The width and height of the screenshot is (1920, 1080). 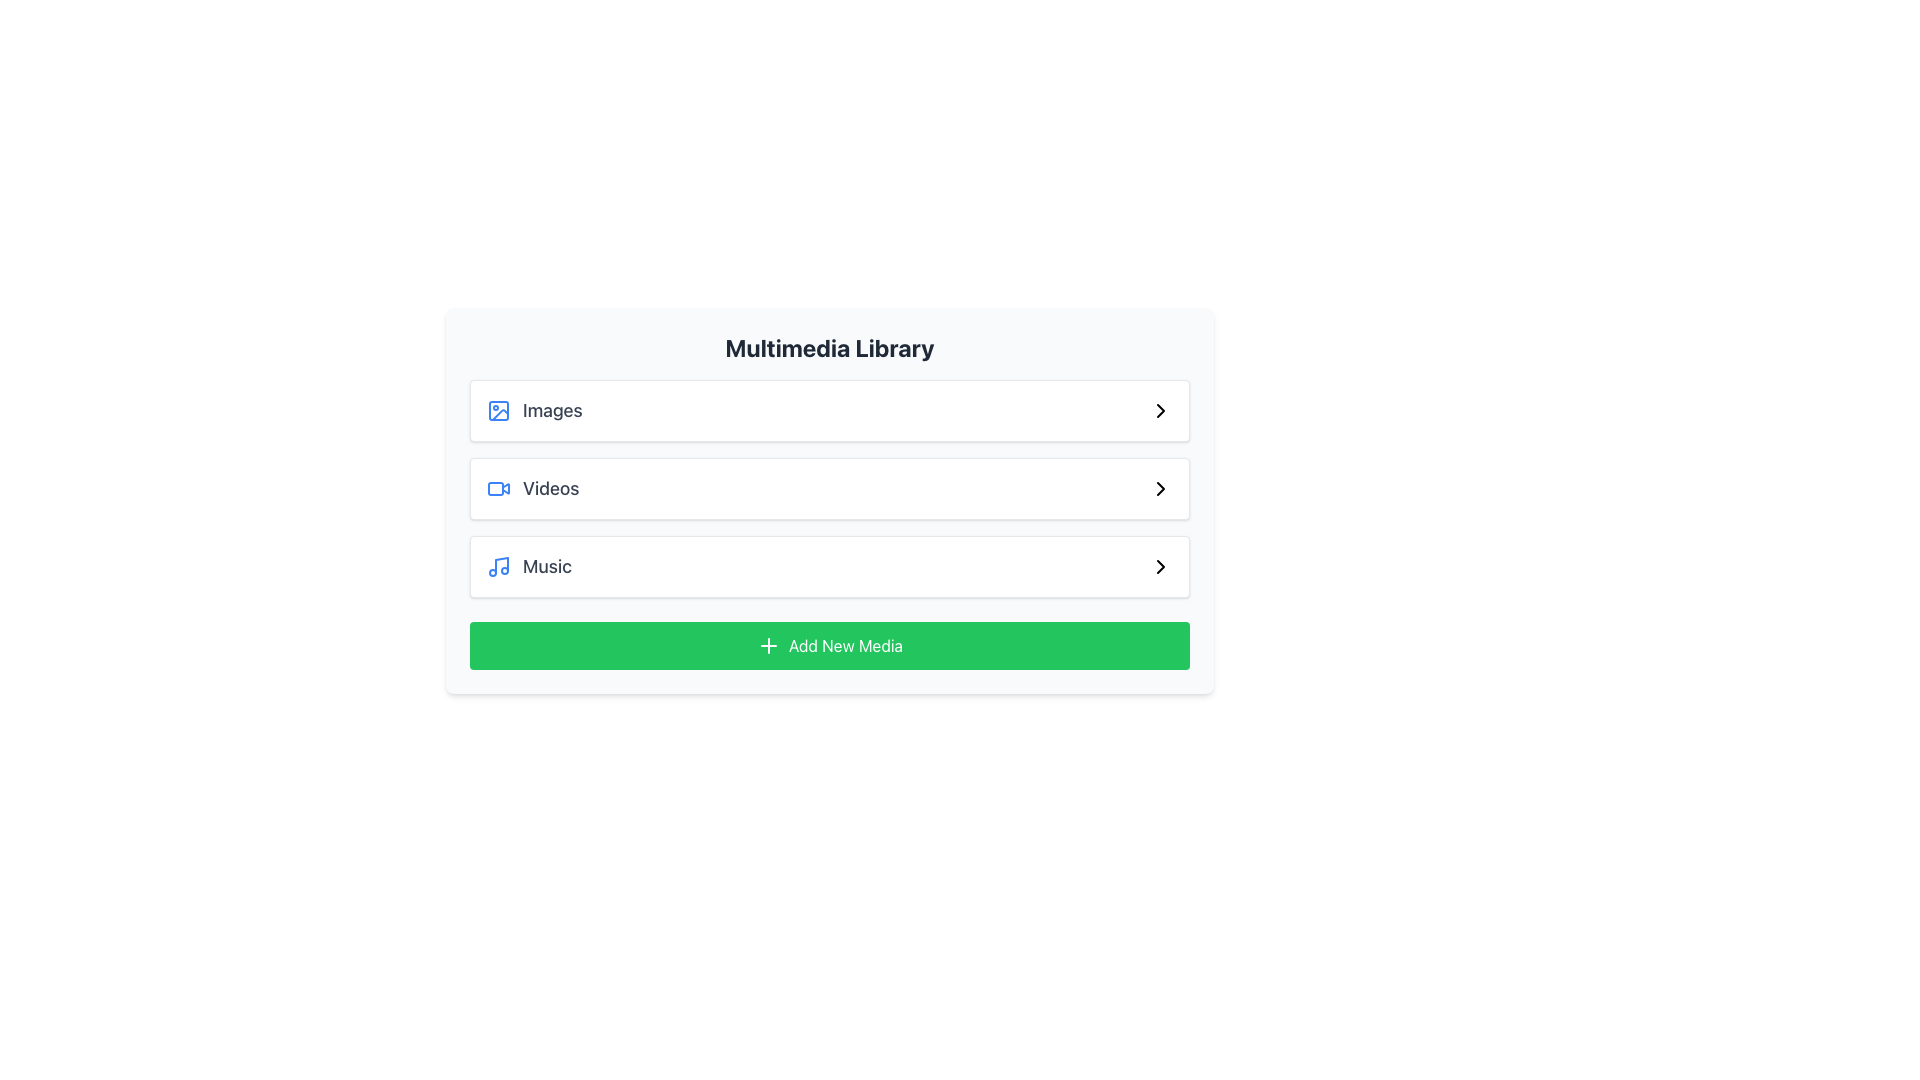 I want to click on the second selectable list item in the Multimedia Library, which is positioned between the Images and Music options, so click(x=830, y=489).